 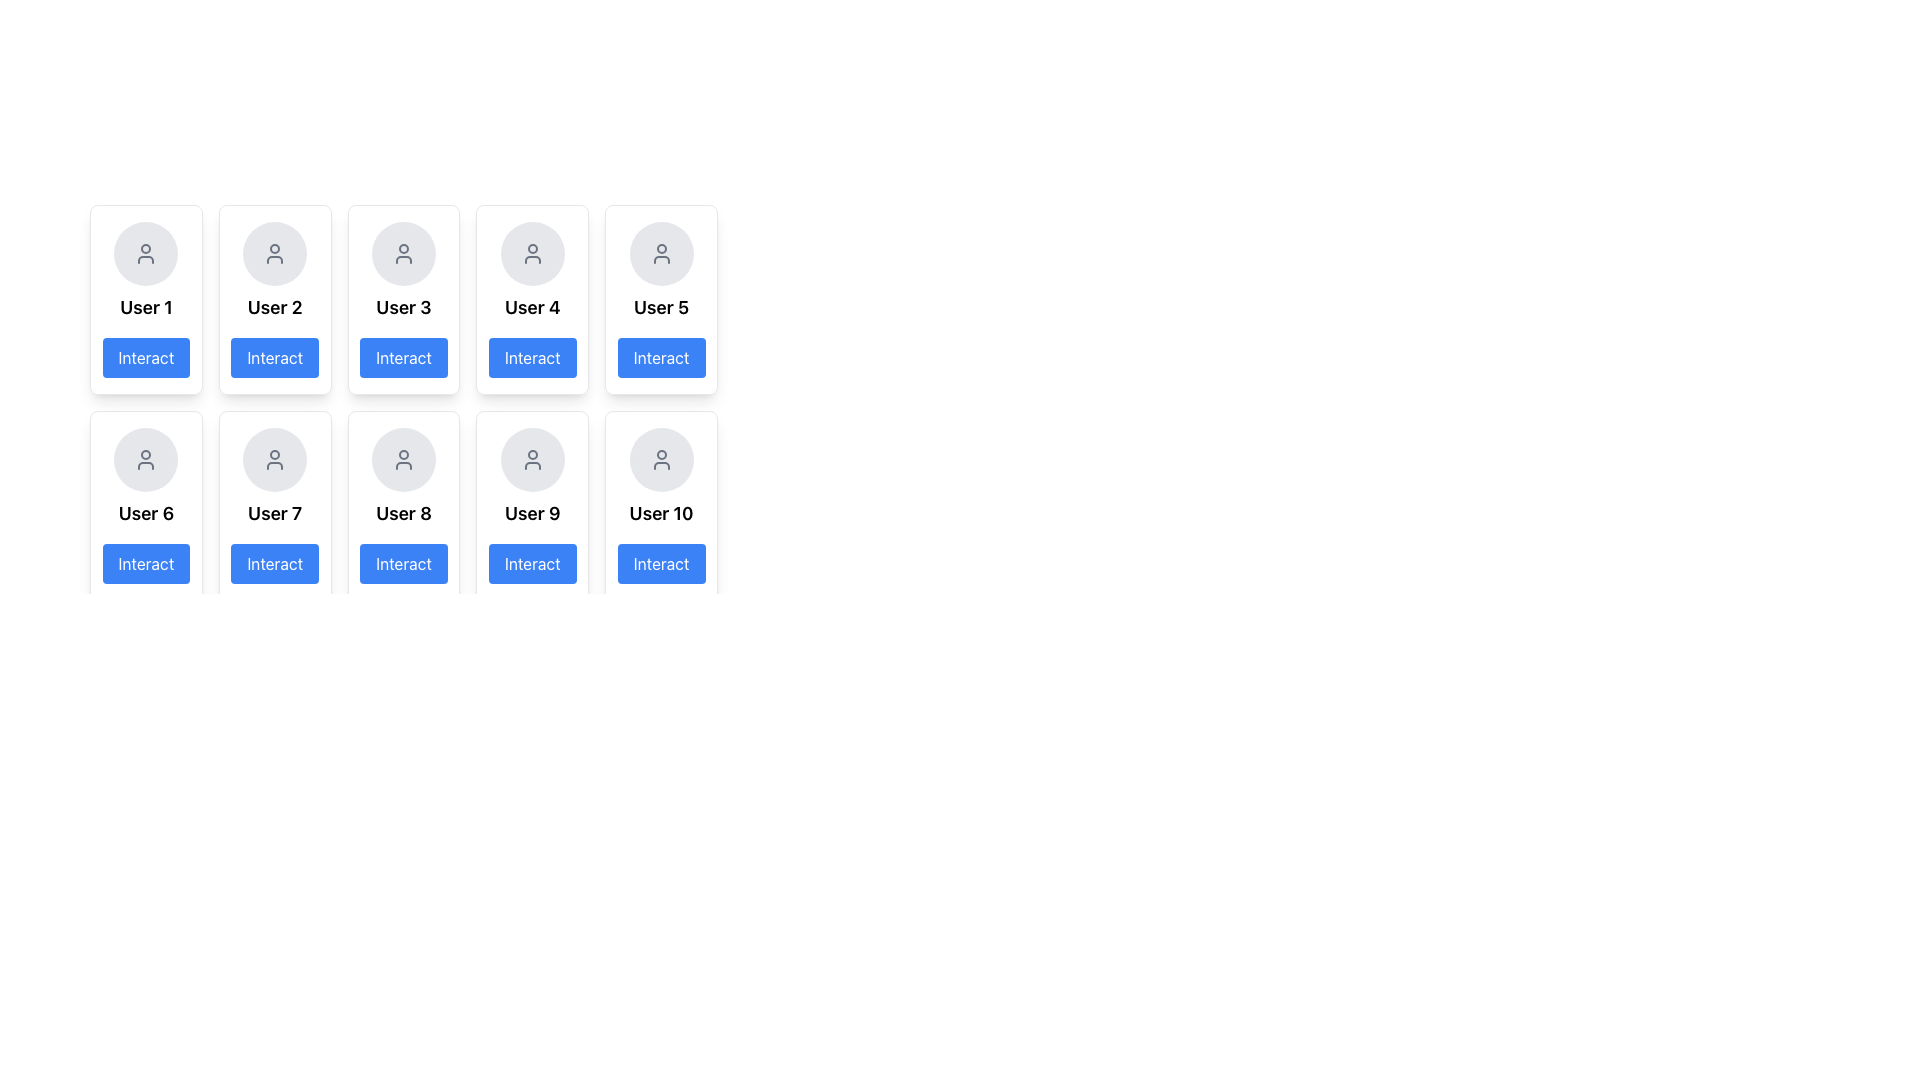 I want to click on the text label displaying 'User 1' located in the first card of the grid layout, positioned beneath the avatar icon and above the blue 'Interact' button, so click(x=145, y=308).